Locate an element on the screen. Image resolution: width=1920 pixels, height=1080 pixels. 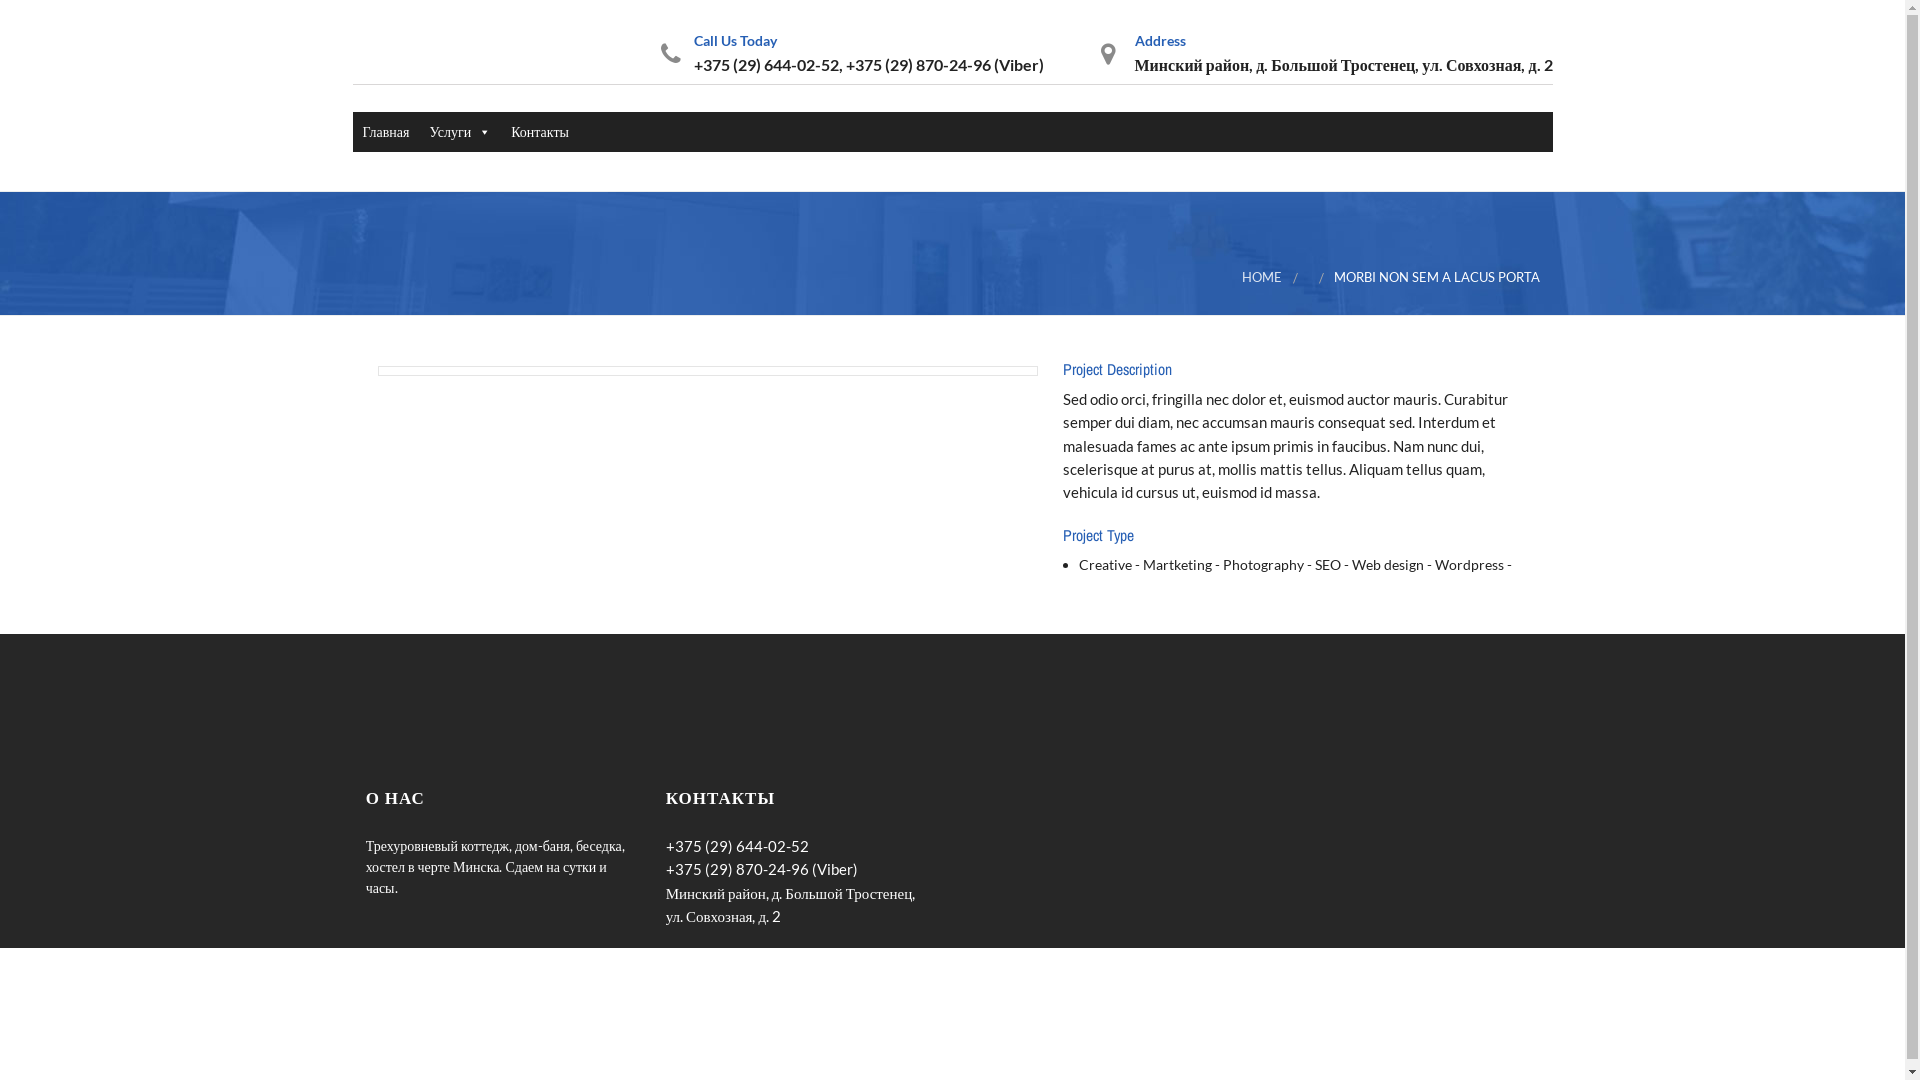
'HOME' is located at coordinates (1261, 277).